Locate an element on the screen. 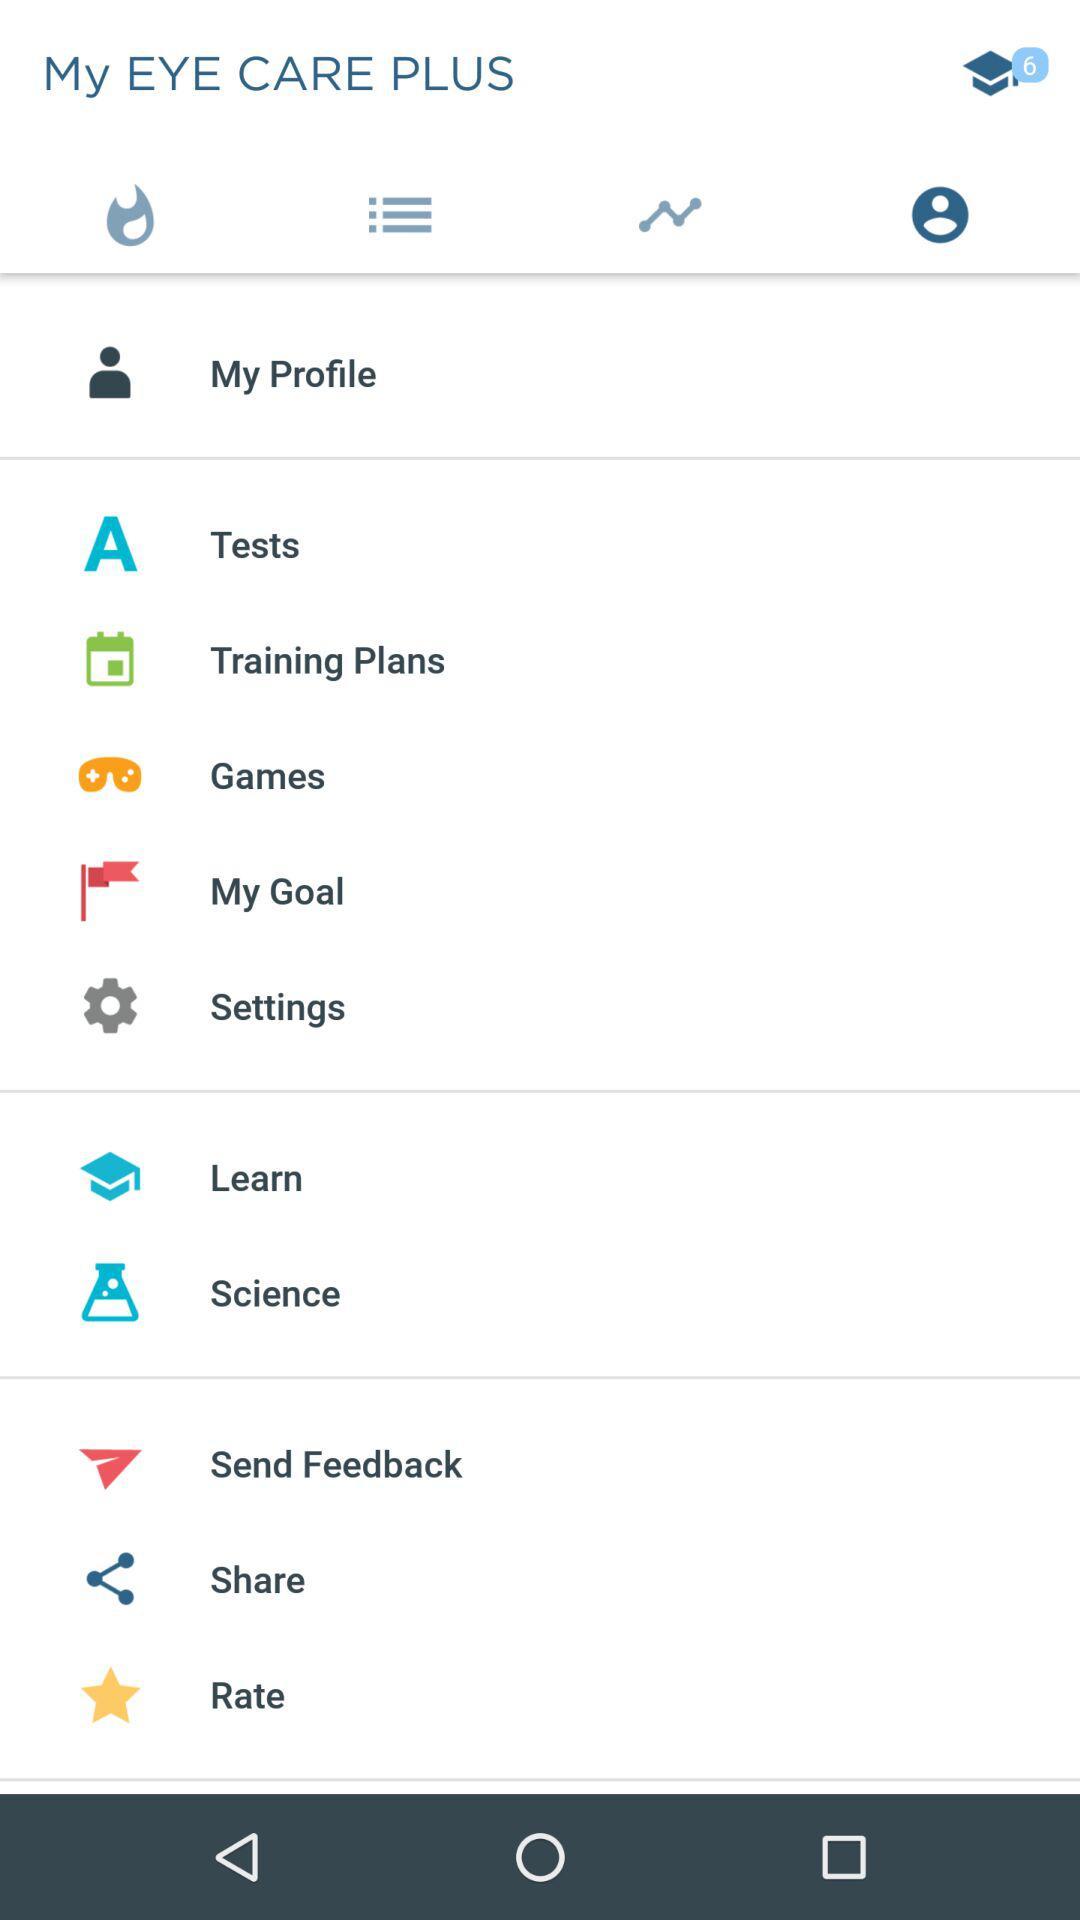 This screenshot has width=1080, height=1920. the item to the left of the is located at coordinates (135, 210).